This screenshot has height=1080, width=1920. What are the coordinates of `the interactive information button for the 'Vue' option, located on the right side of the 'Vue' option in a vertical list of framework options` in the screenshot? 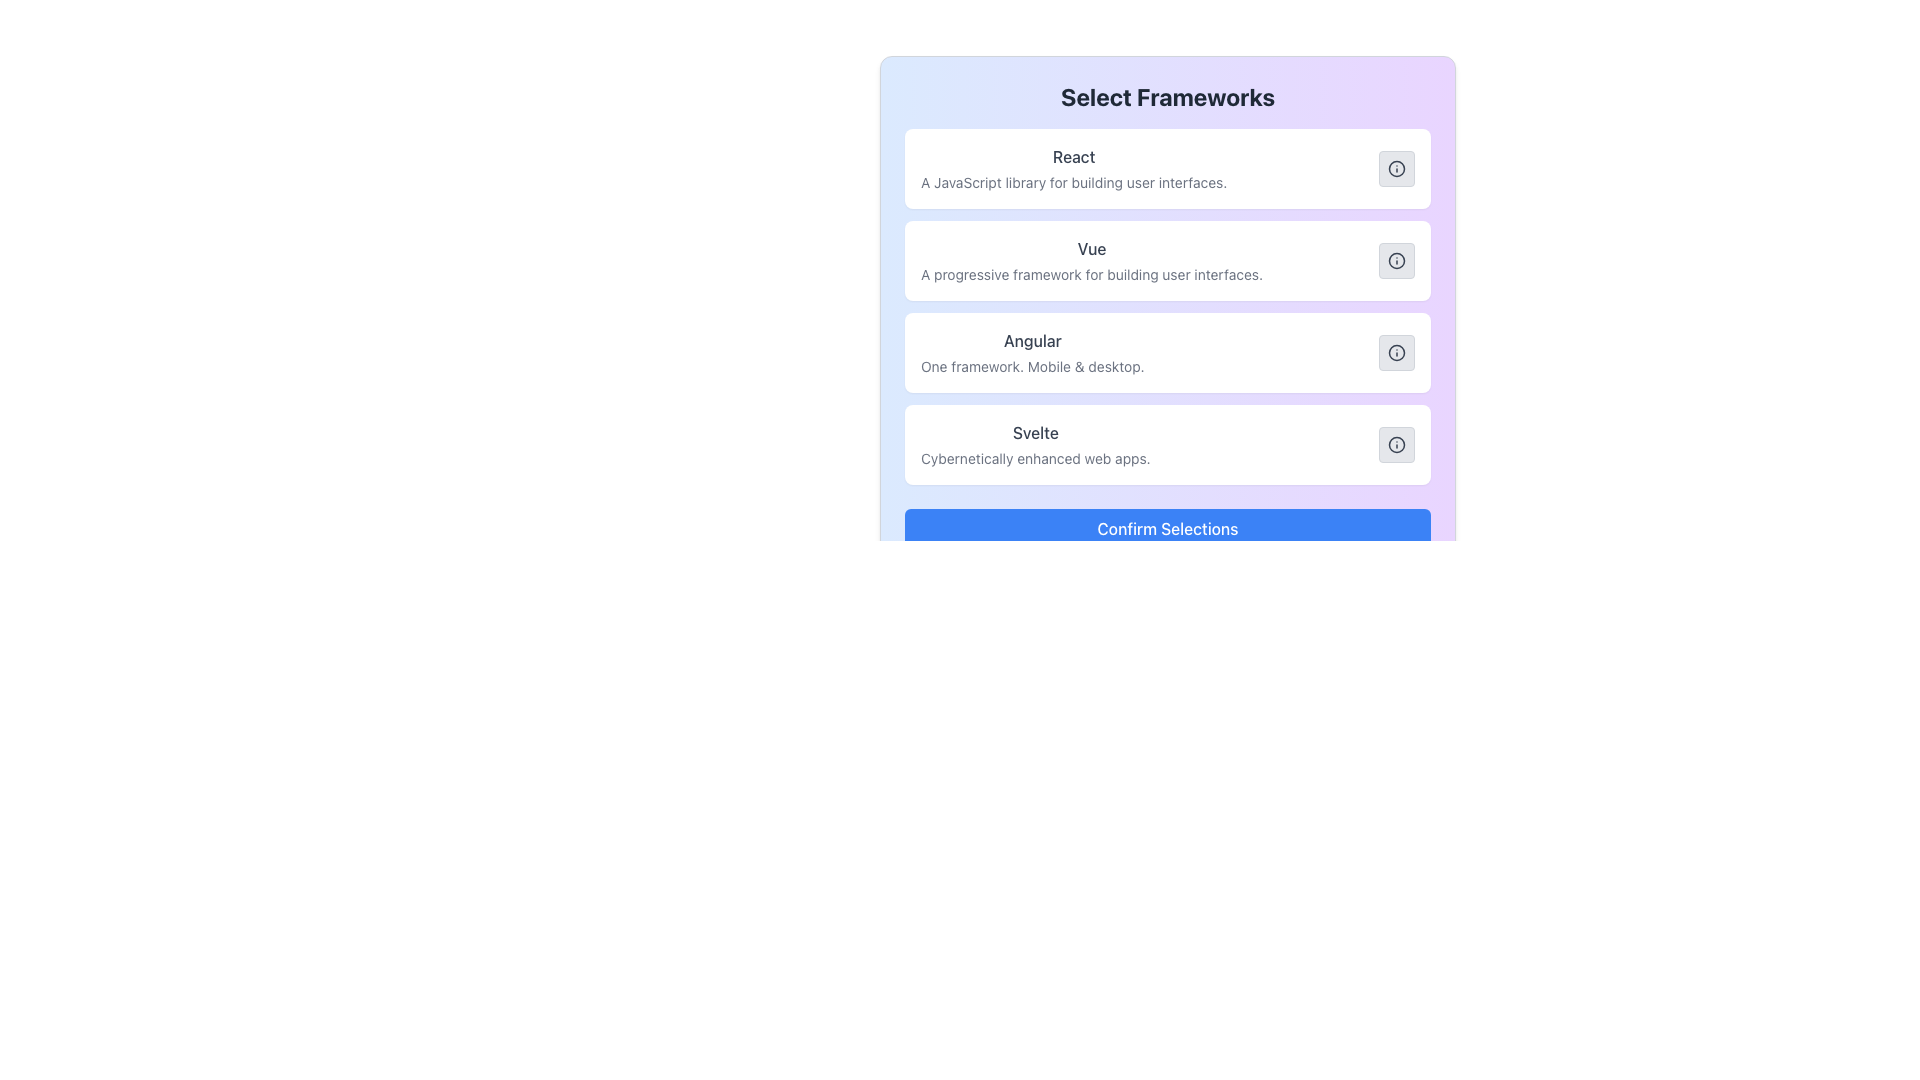 It's located at (1395, 260).